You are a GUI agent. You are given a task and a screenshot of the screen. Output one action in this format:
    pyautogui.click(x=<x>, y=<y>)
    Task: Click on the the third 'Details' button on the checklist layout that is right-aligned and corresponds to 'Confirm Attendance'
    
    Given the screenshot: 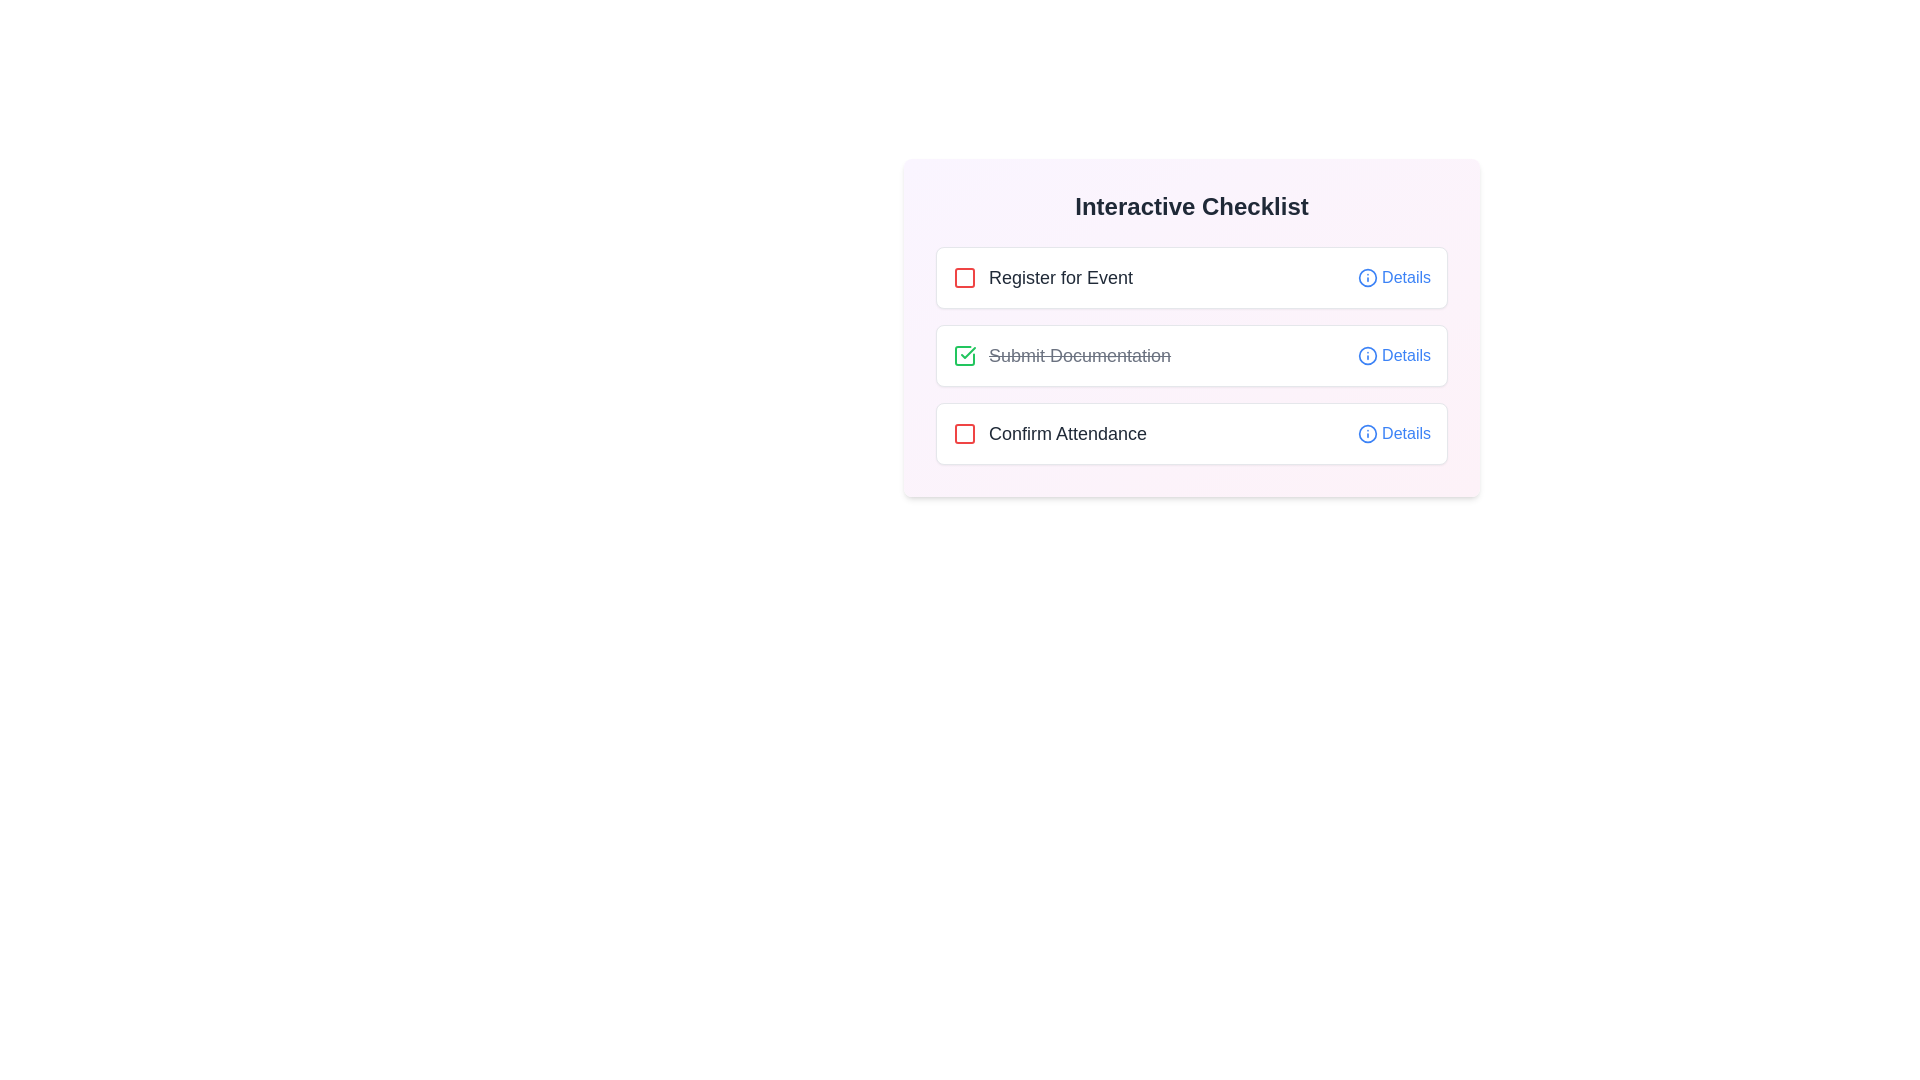 What is the action you would take?
    pyautogui.click(x=1393, y=433)
    